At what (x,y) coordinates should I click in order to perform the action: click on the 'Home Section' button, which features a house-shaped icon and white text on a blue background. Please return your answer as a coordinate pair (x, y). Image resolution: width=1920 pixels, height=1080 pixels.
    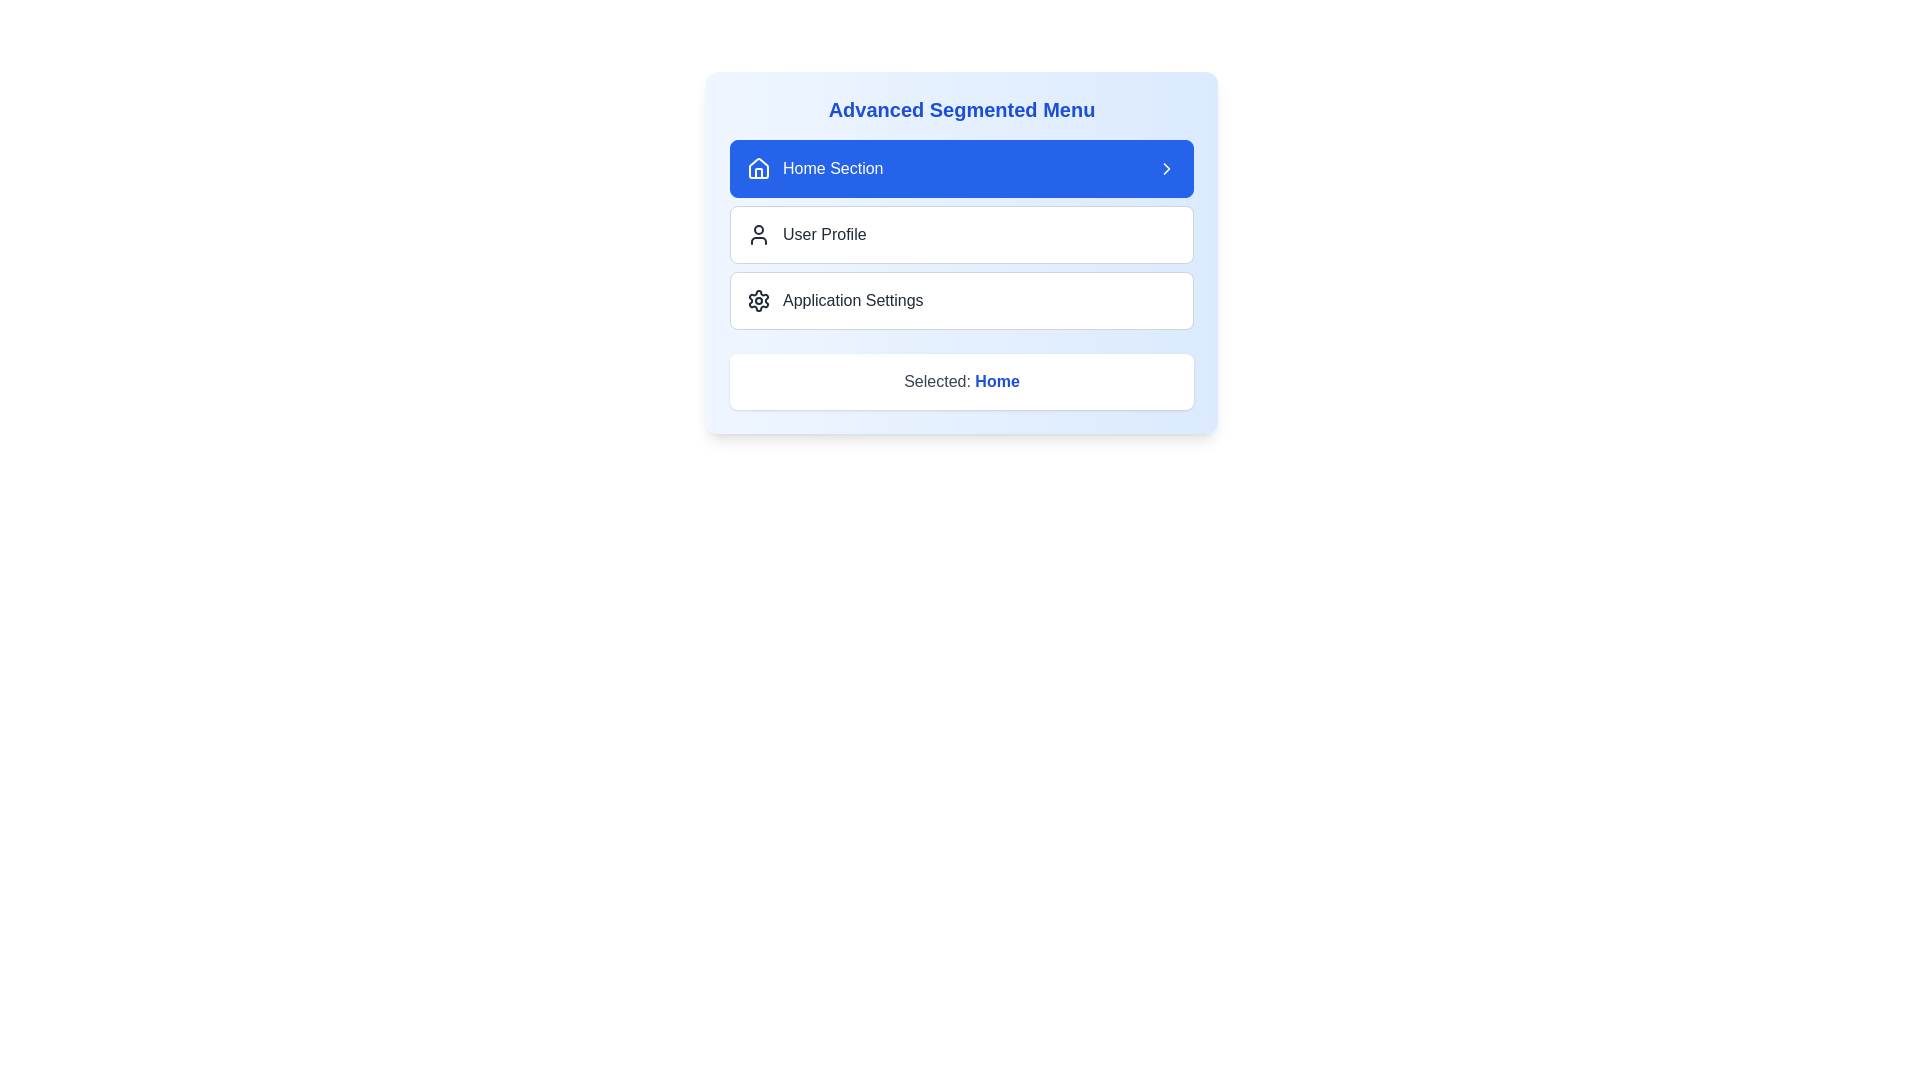
    Looking at the image, I should click on (815, 168).